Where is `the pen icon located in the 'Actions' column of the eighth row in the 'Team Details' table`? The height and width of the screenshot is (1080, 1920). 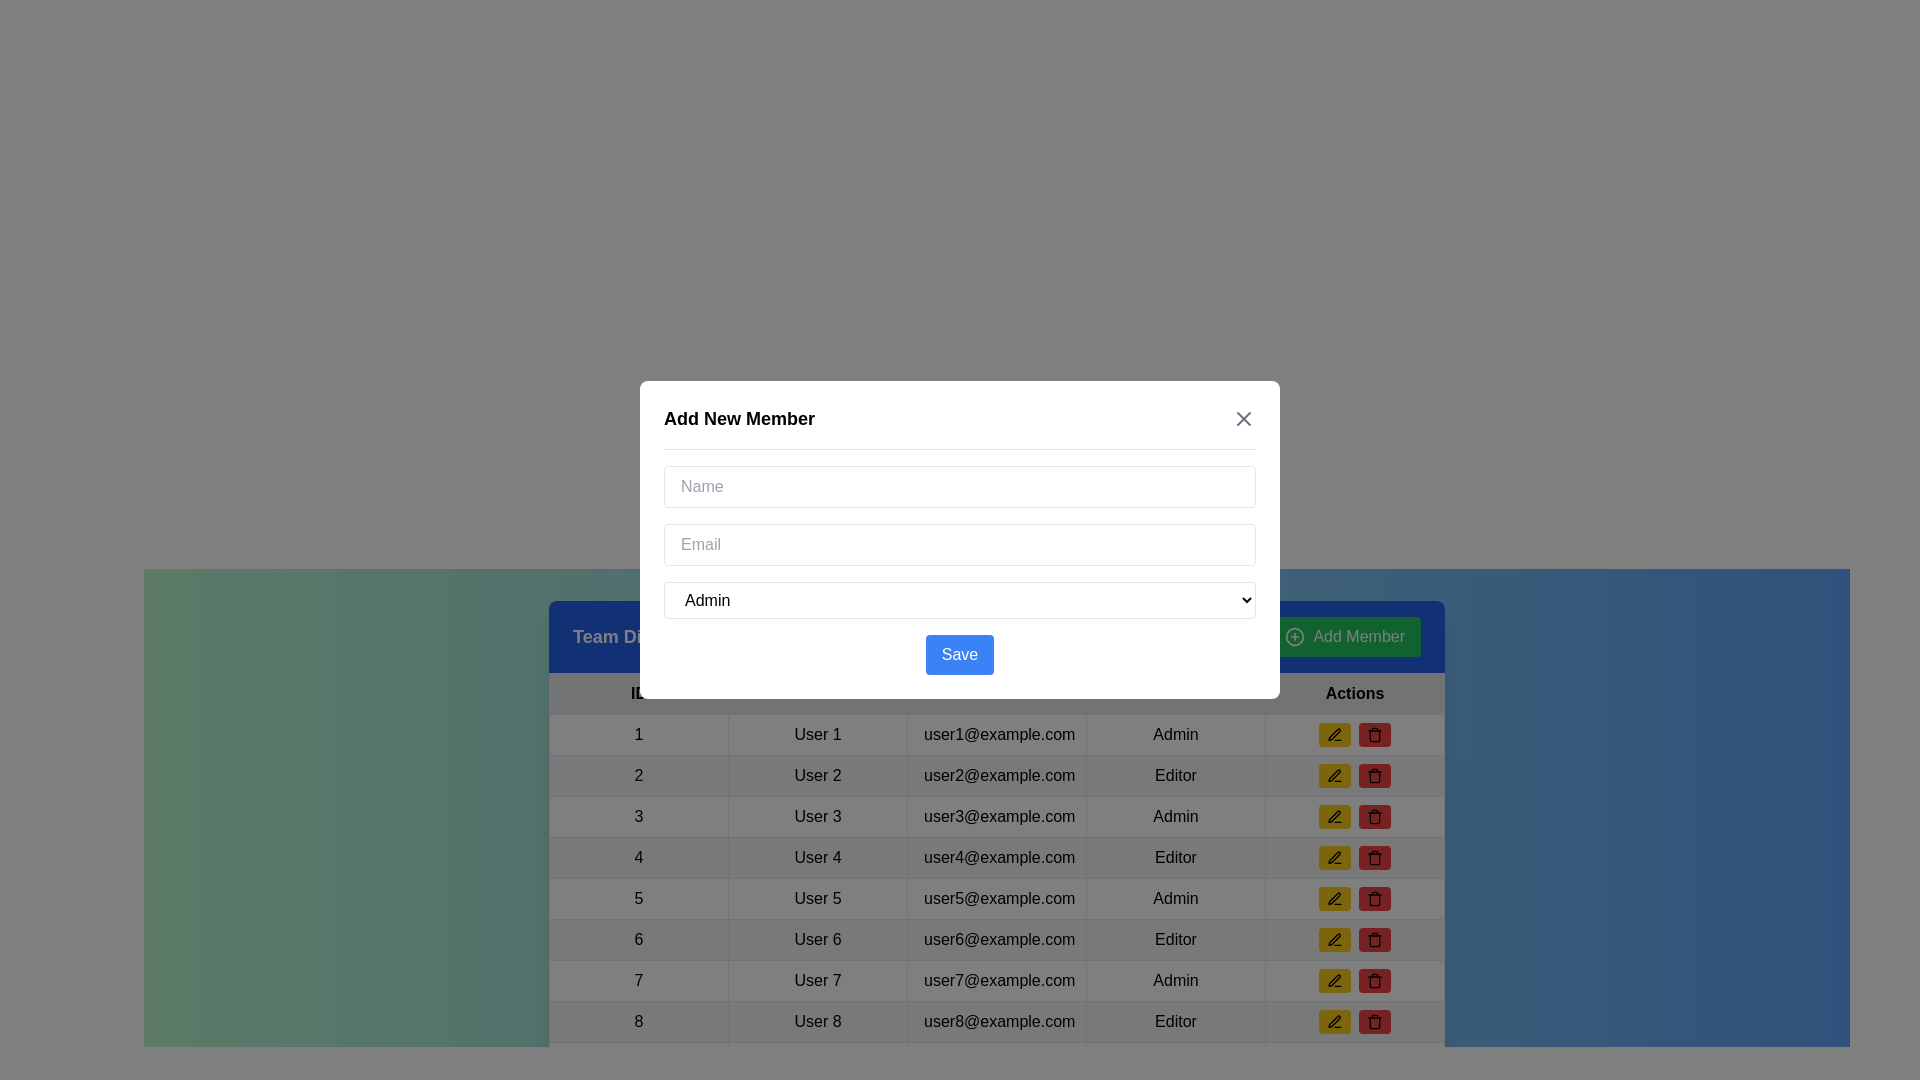 the pen icon located in the 'Actions' column of the eighth row in the 'Team Details' table is located at coordinates (1334, 817).